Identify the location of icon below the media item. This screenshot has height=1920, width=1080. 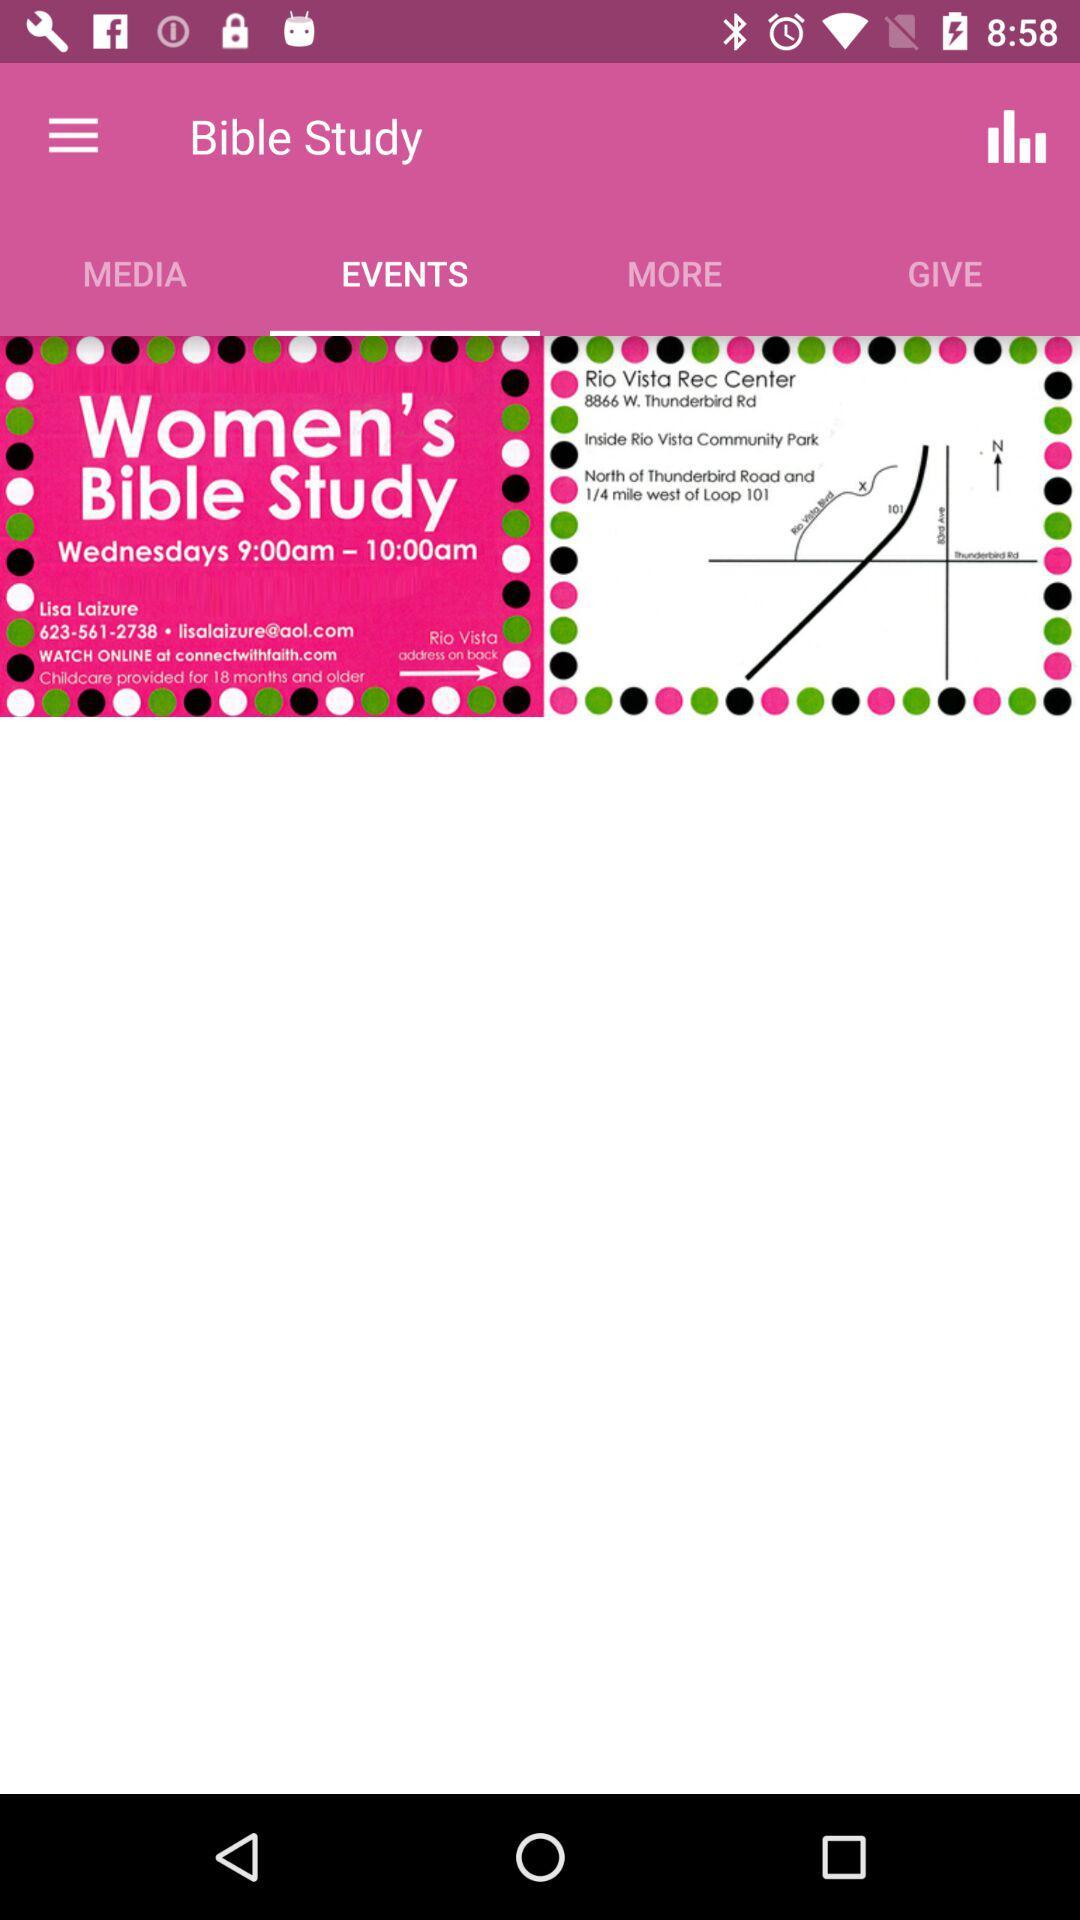
(540, 526).